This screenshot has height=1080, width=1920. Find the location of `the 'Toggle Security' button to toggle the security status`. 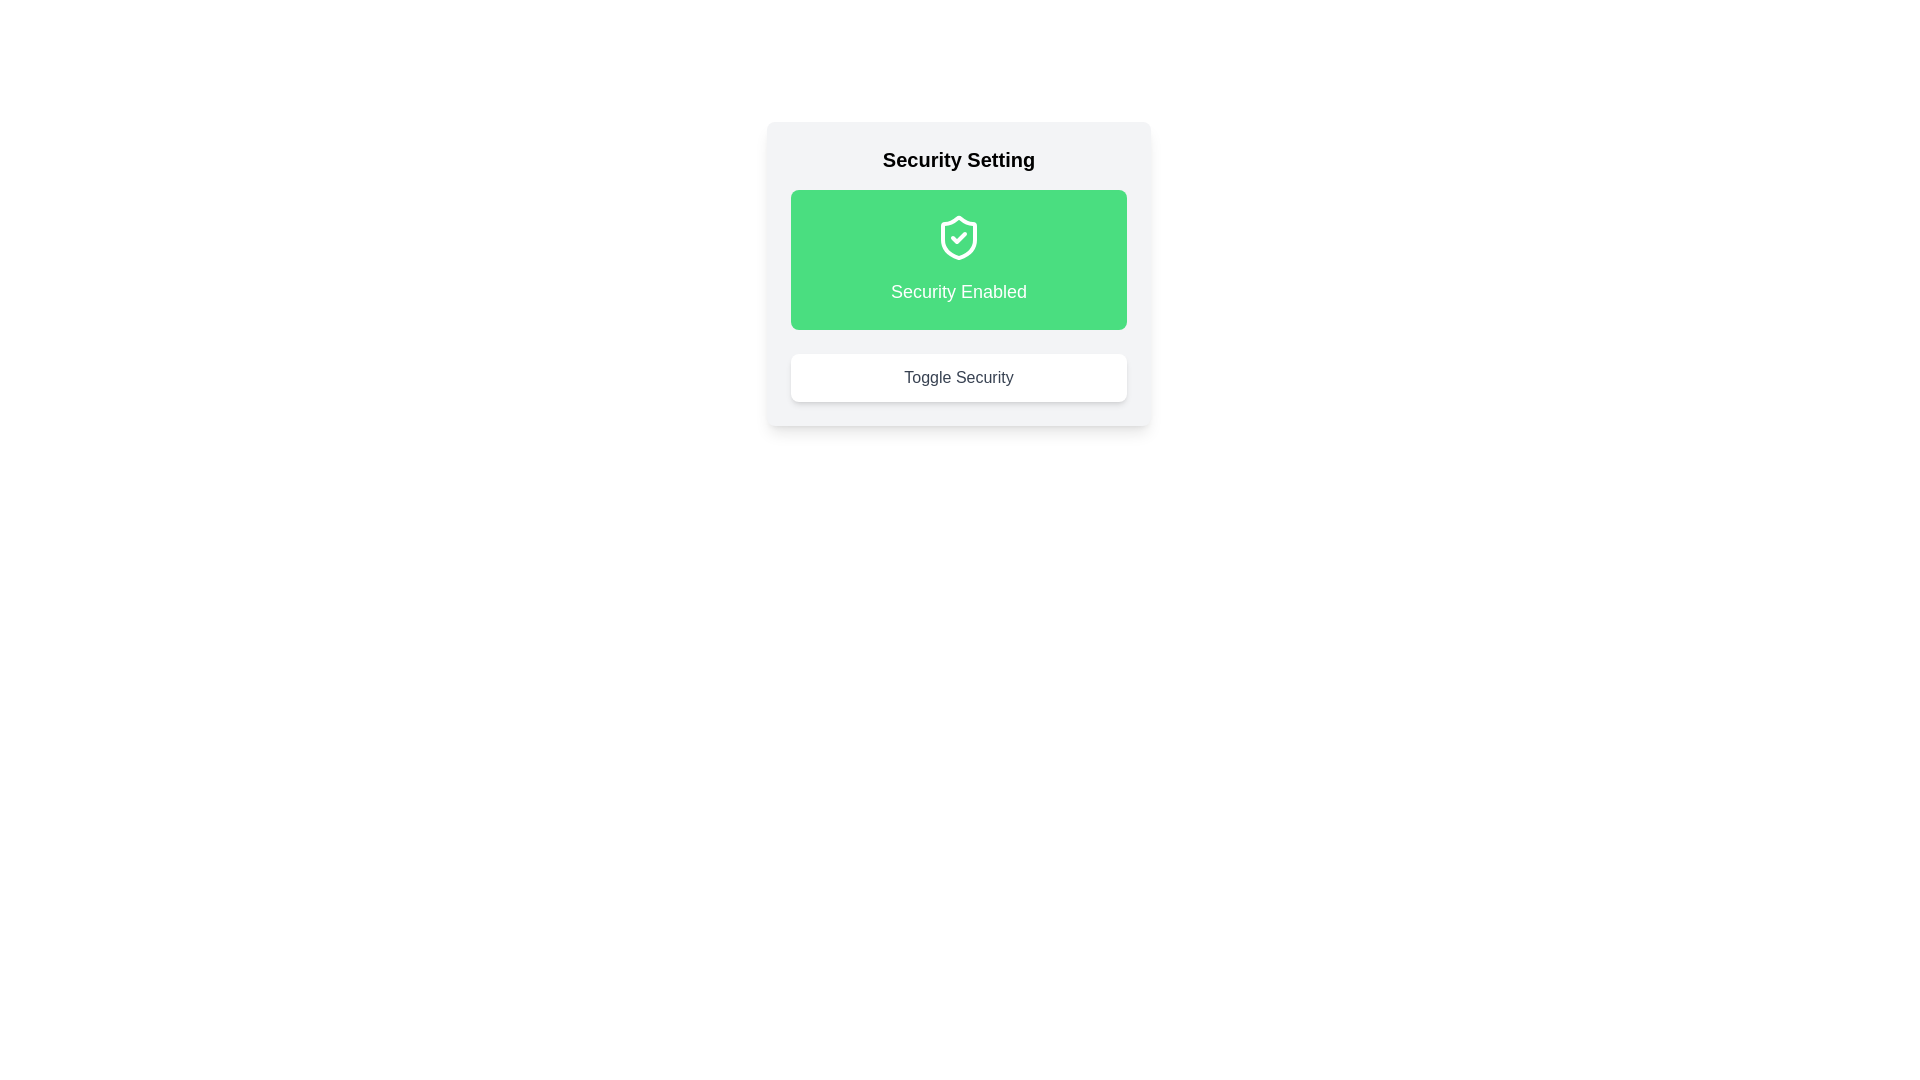

the 'Toggle Security' button to toggle the security status is located at coordinates (958, 378).